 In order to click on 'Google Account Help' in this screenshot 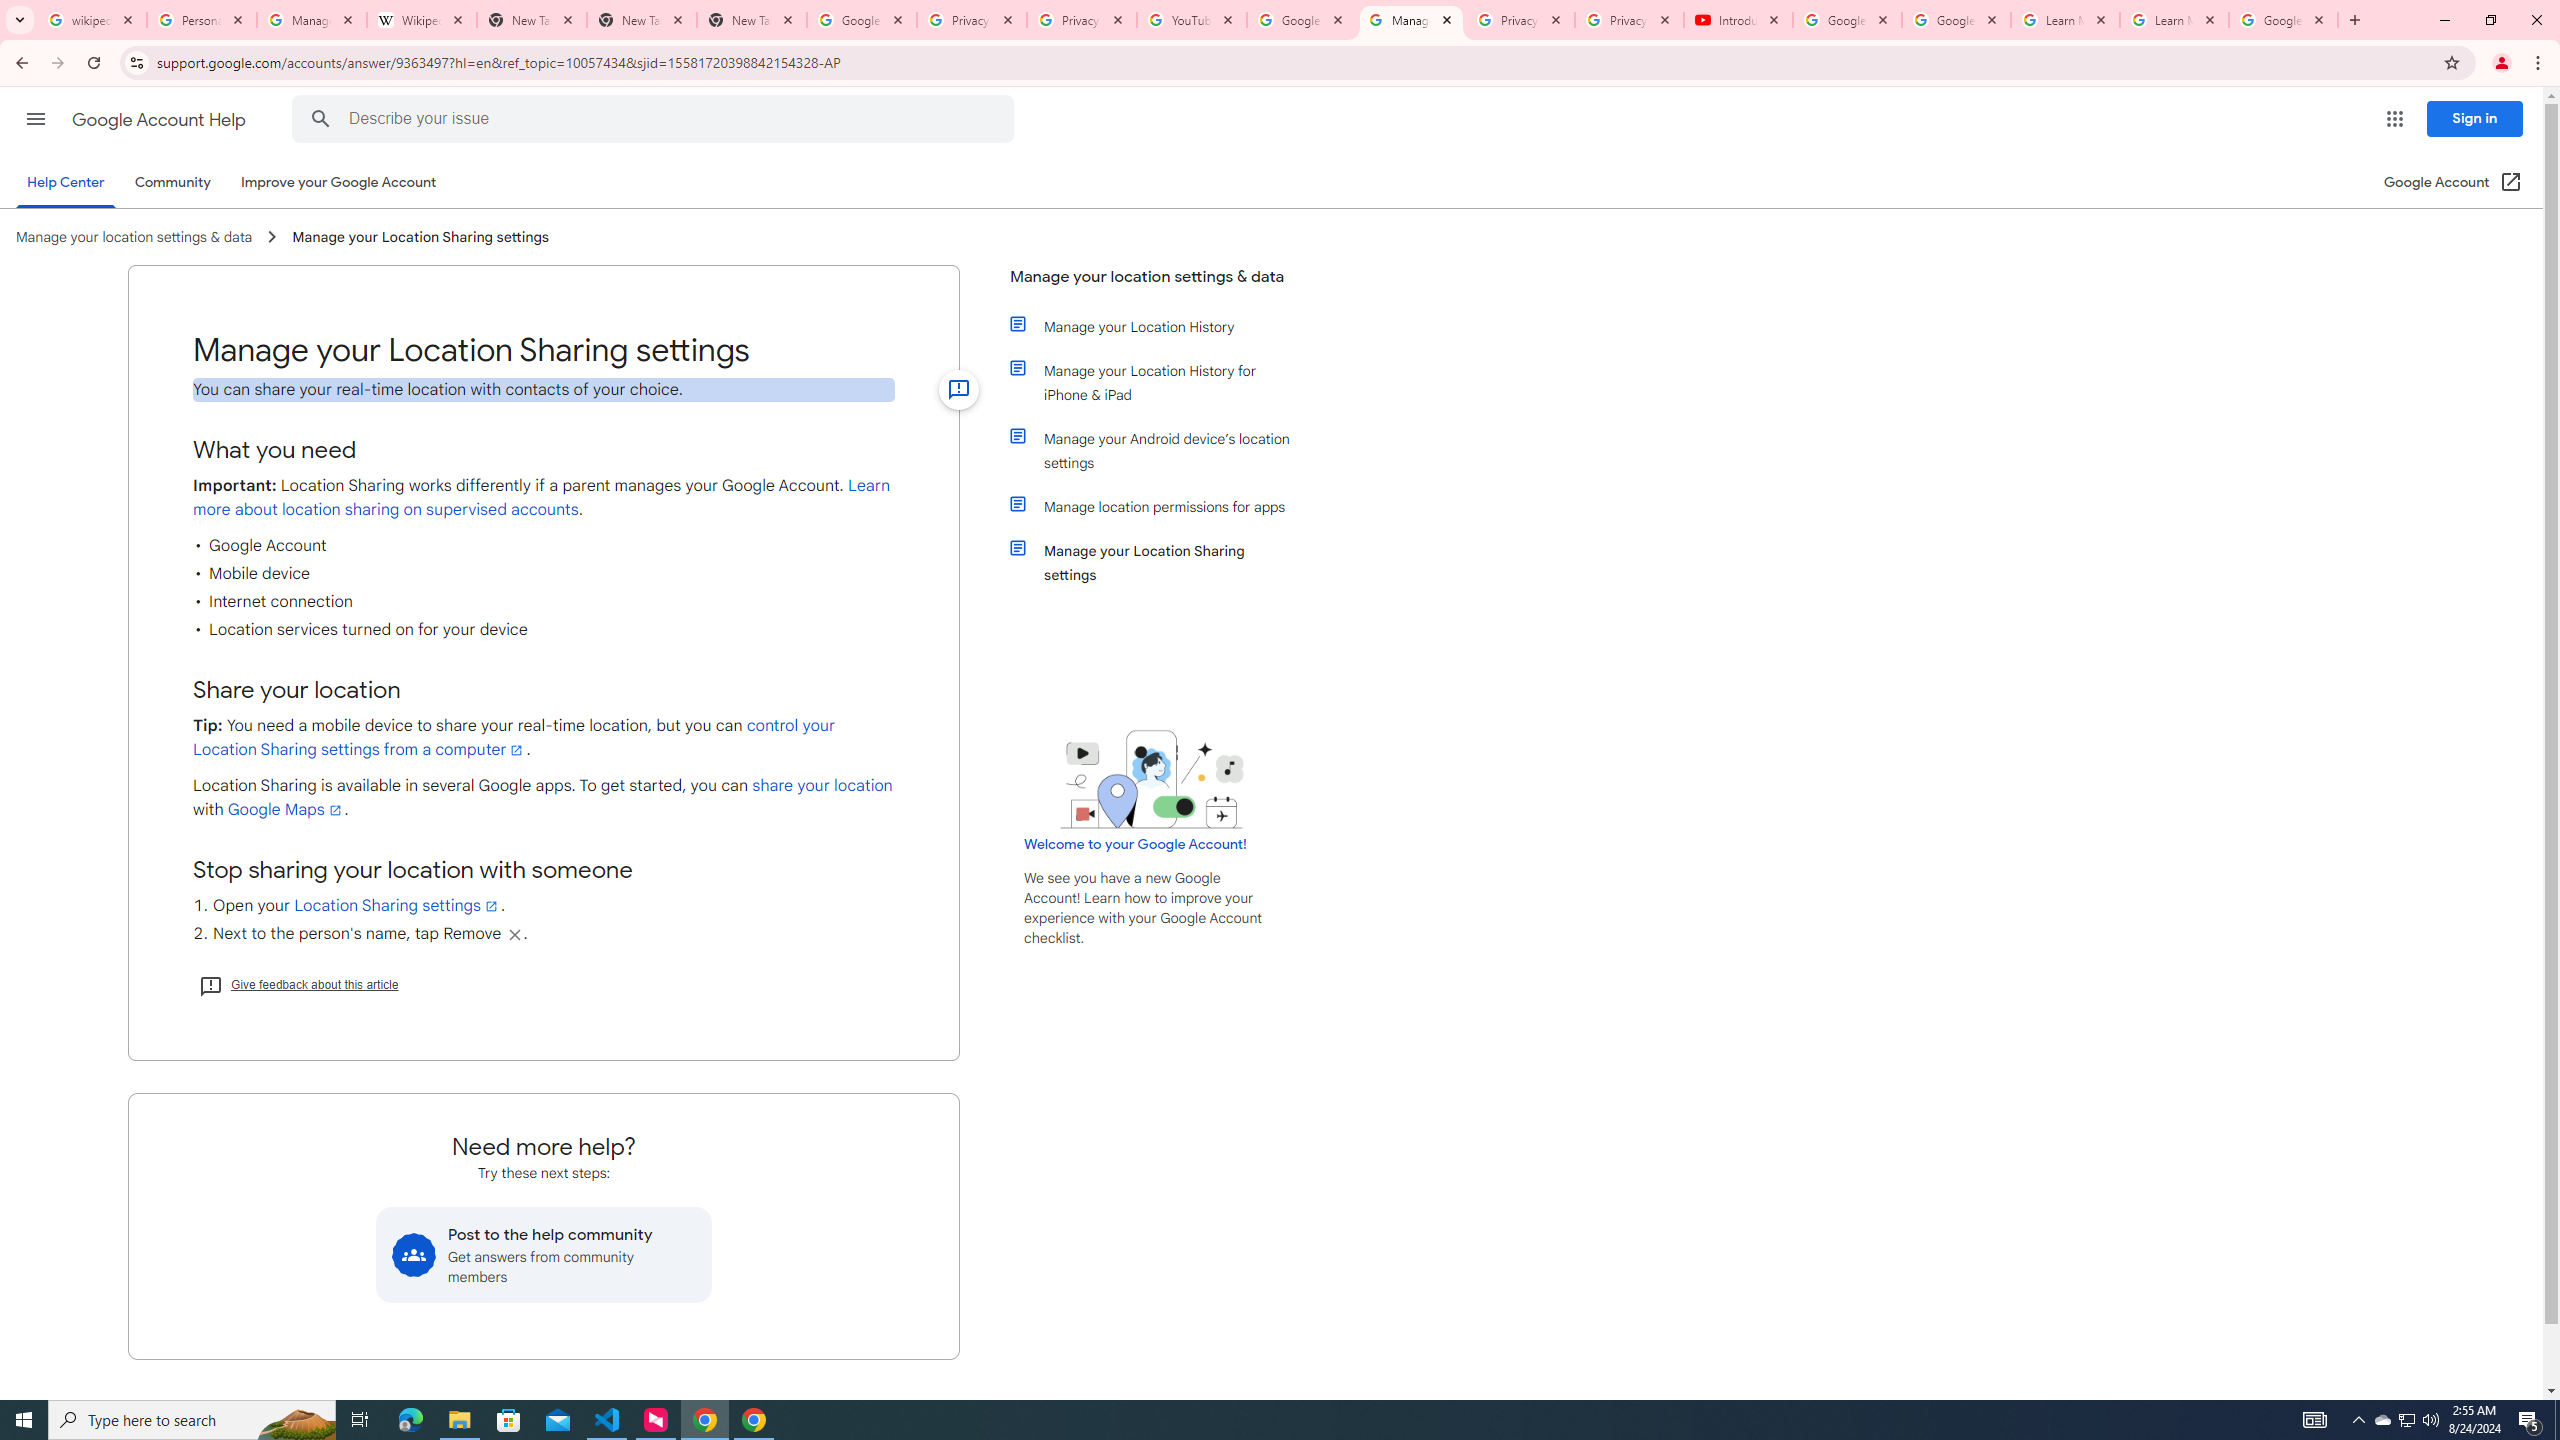, I will do `click(160, 119)`.